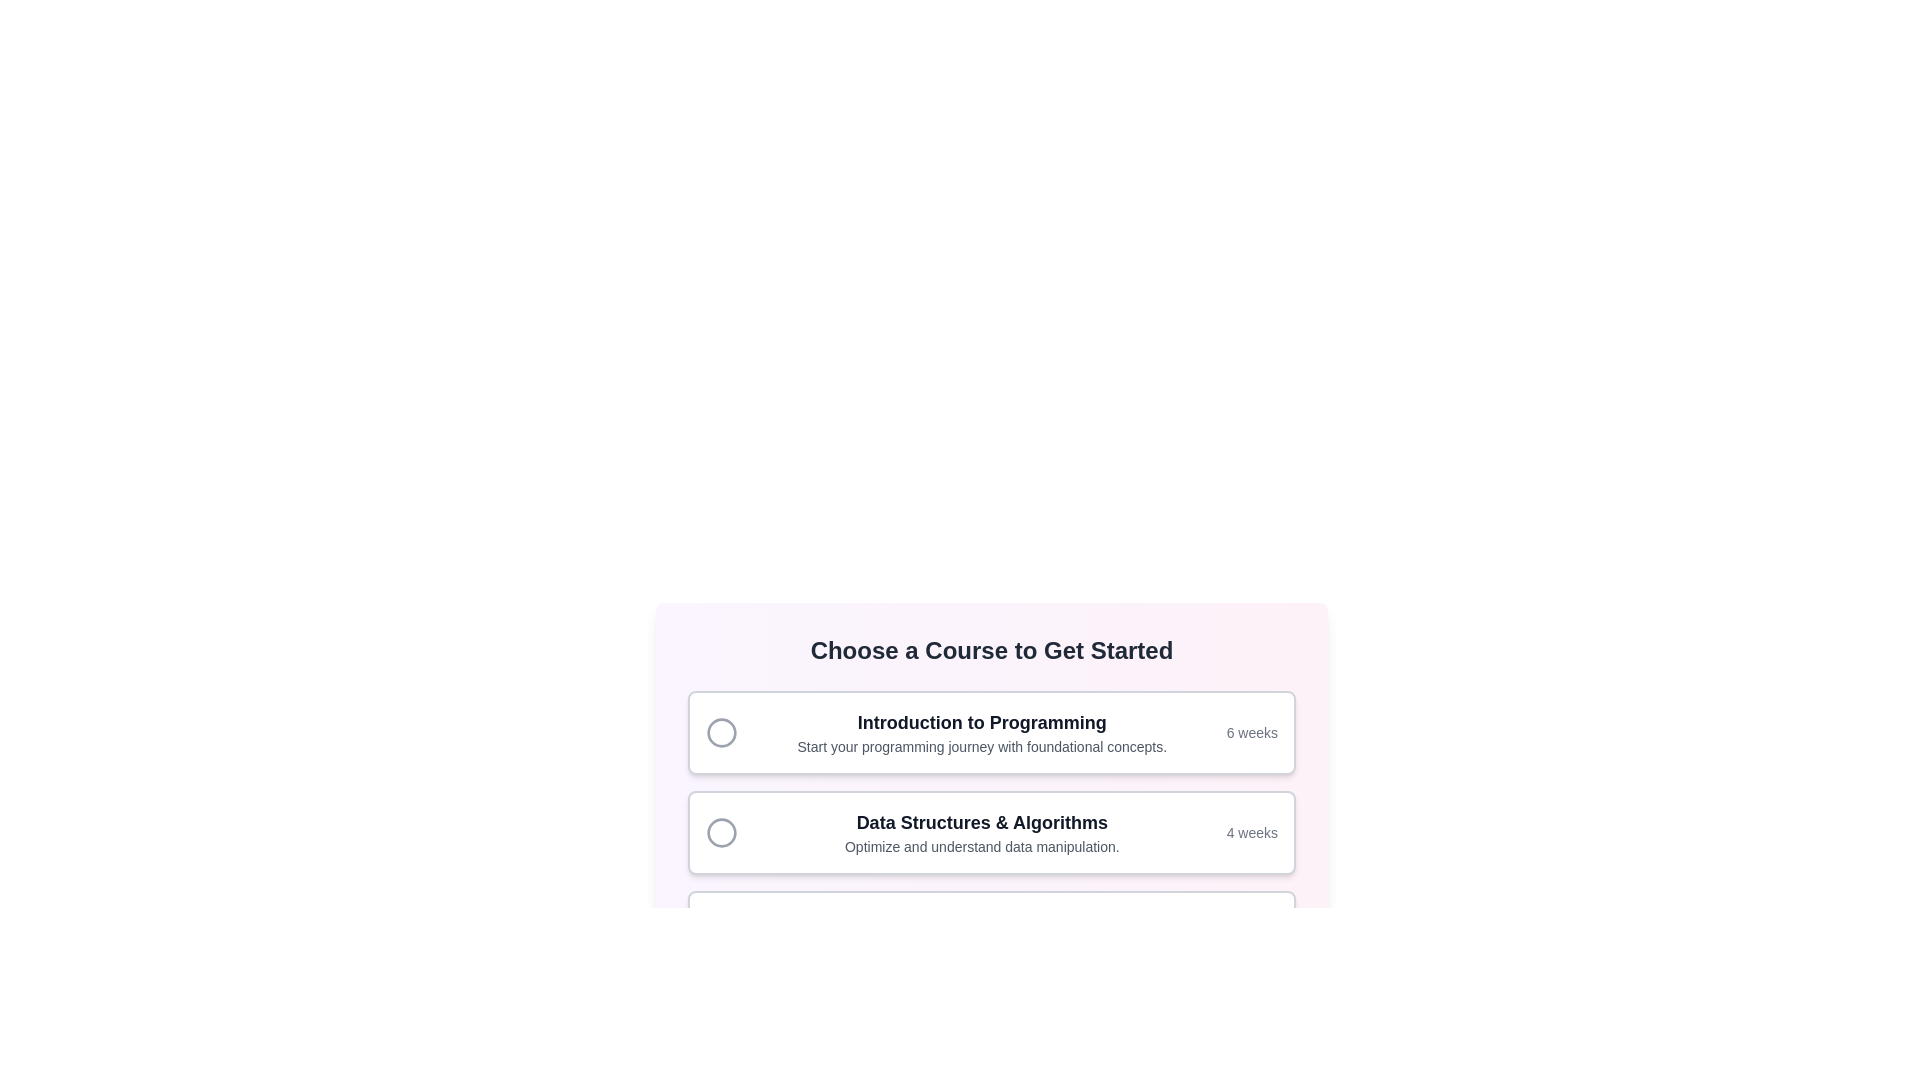  I want to click on the descriptive Text Label providing context about the 'Introduction to Programming' course, which is positioned beneath the course title, so click(982, 747).